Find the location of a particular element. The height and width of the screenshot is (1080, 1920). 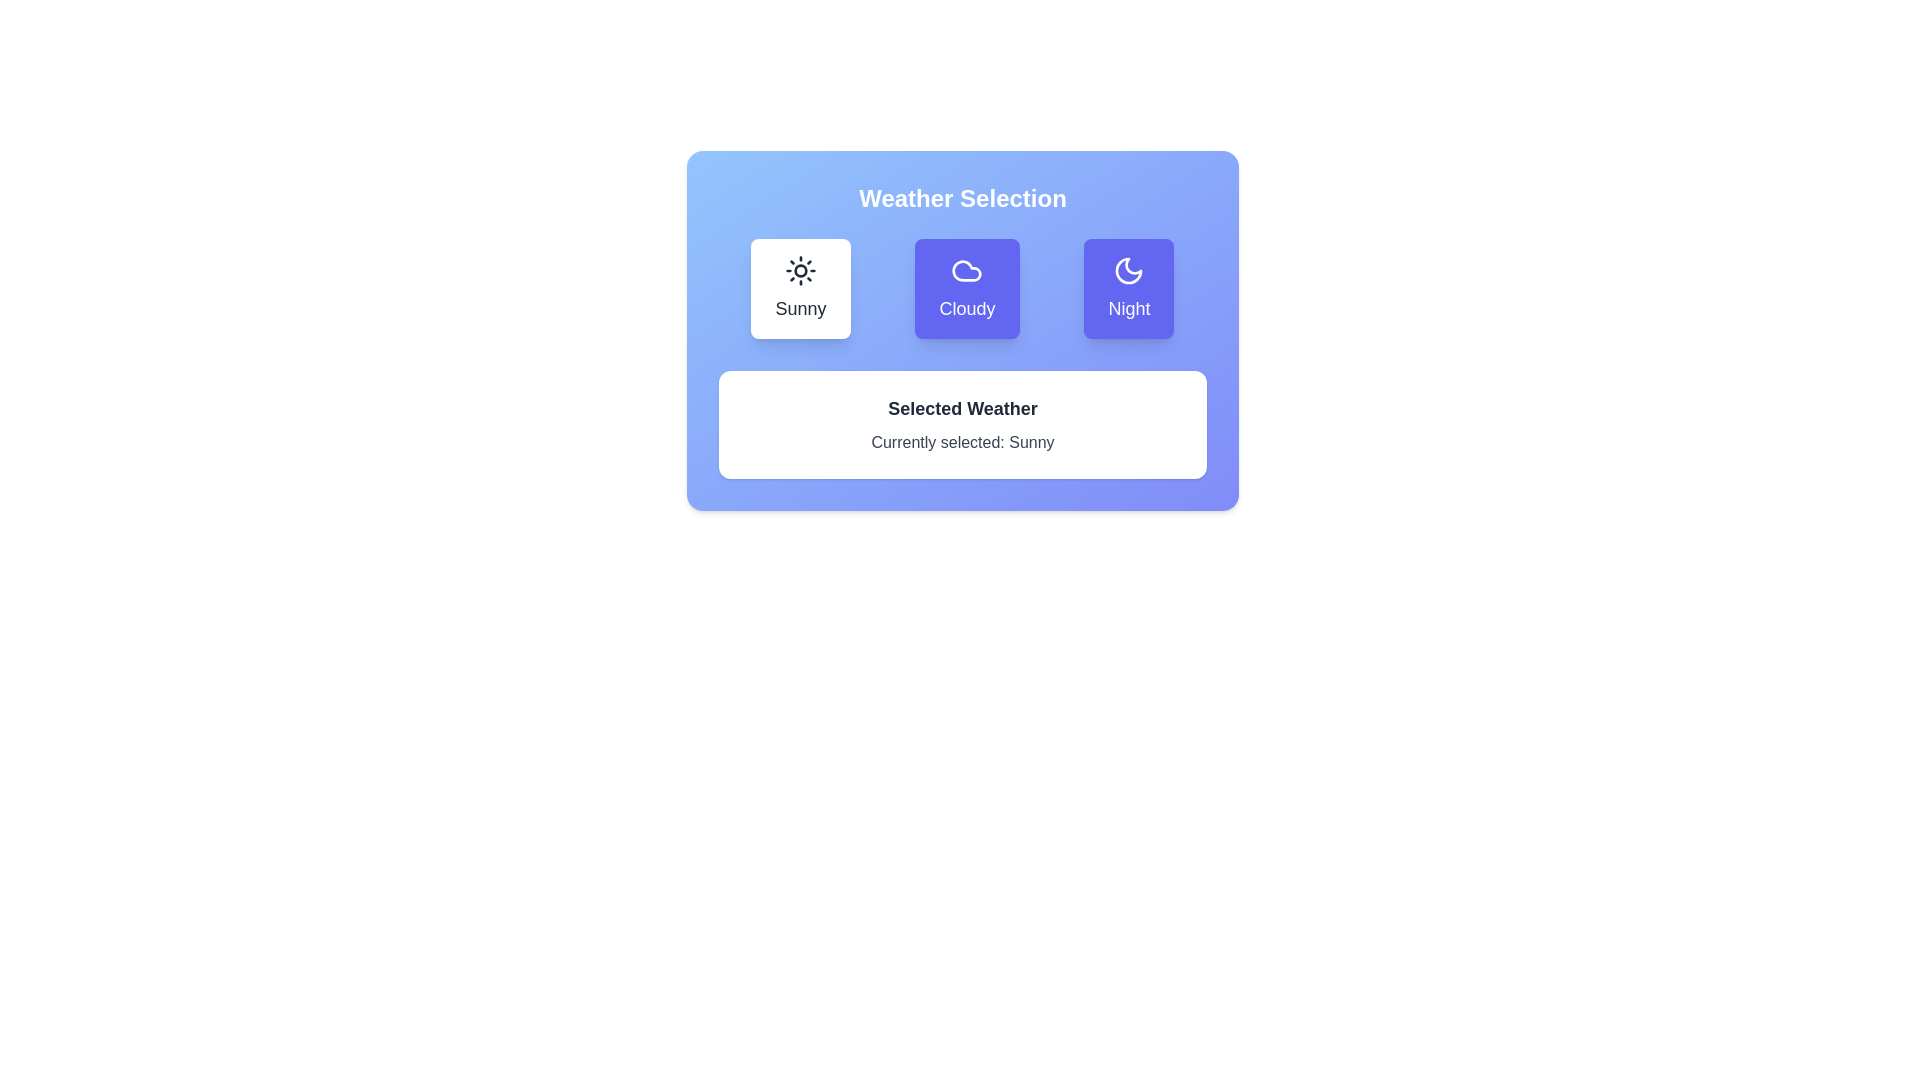

the 'Cloudy' button, which is a rectangular button with a purple background and a cloud icon is located at coordinates (967, 289).